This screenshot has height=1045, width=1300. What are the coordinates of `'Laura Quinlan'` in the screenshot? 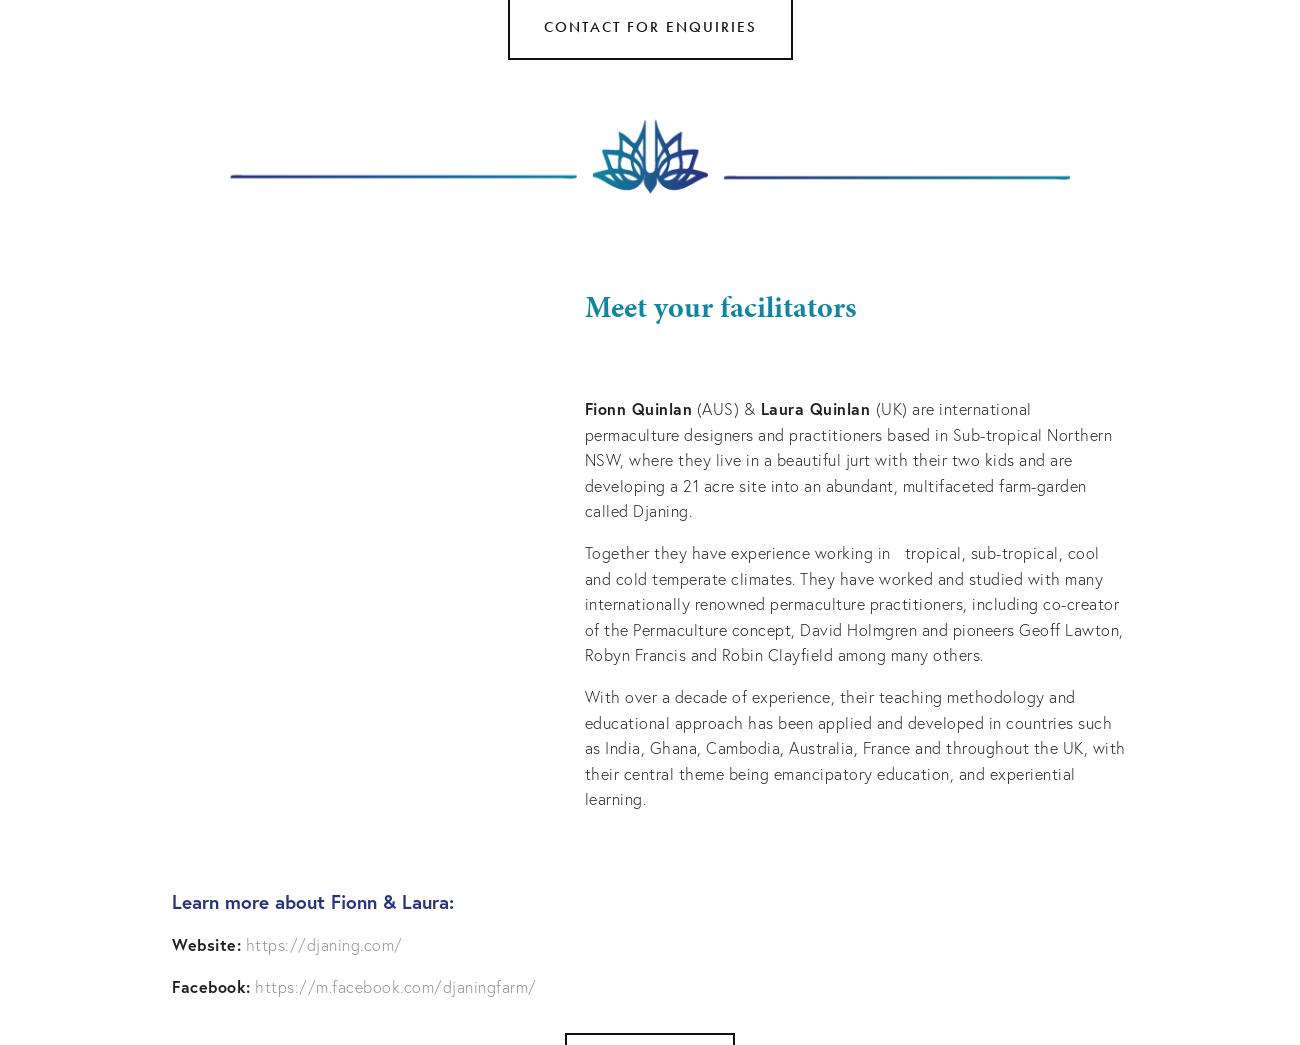 It's located at (814, 408).